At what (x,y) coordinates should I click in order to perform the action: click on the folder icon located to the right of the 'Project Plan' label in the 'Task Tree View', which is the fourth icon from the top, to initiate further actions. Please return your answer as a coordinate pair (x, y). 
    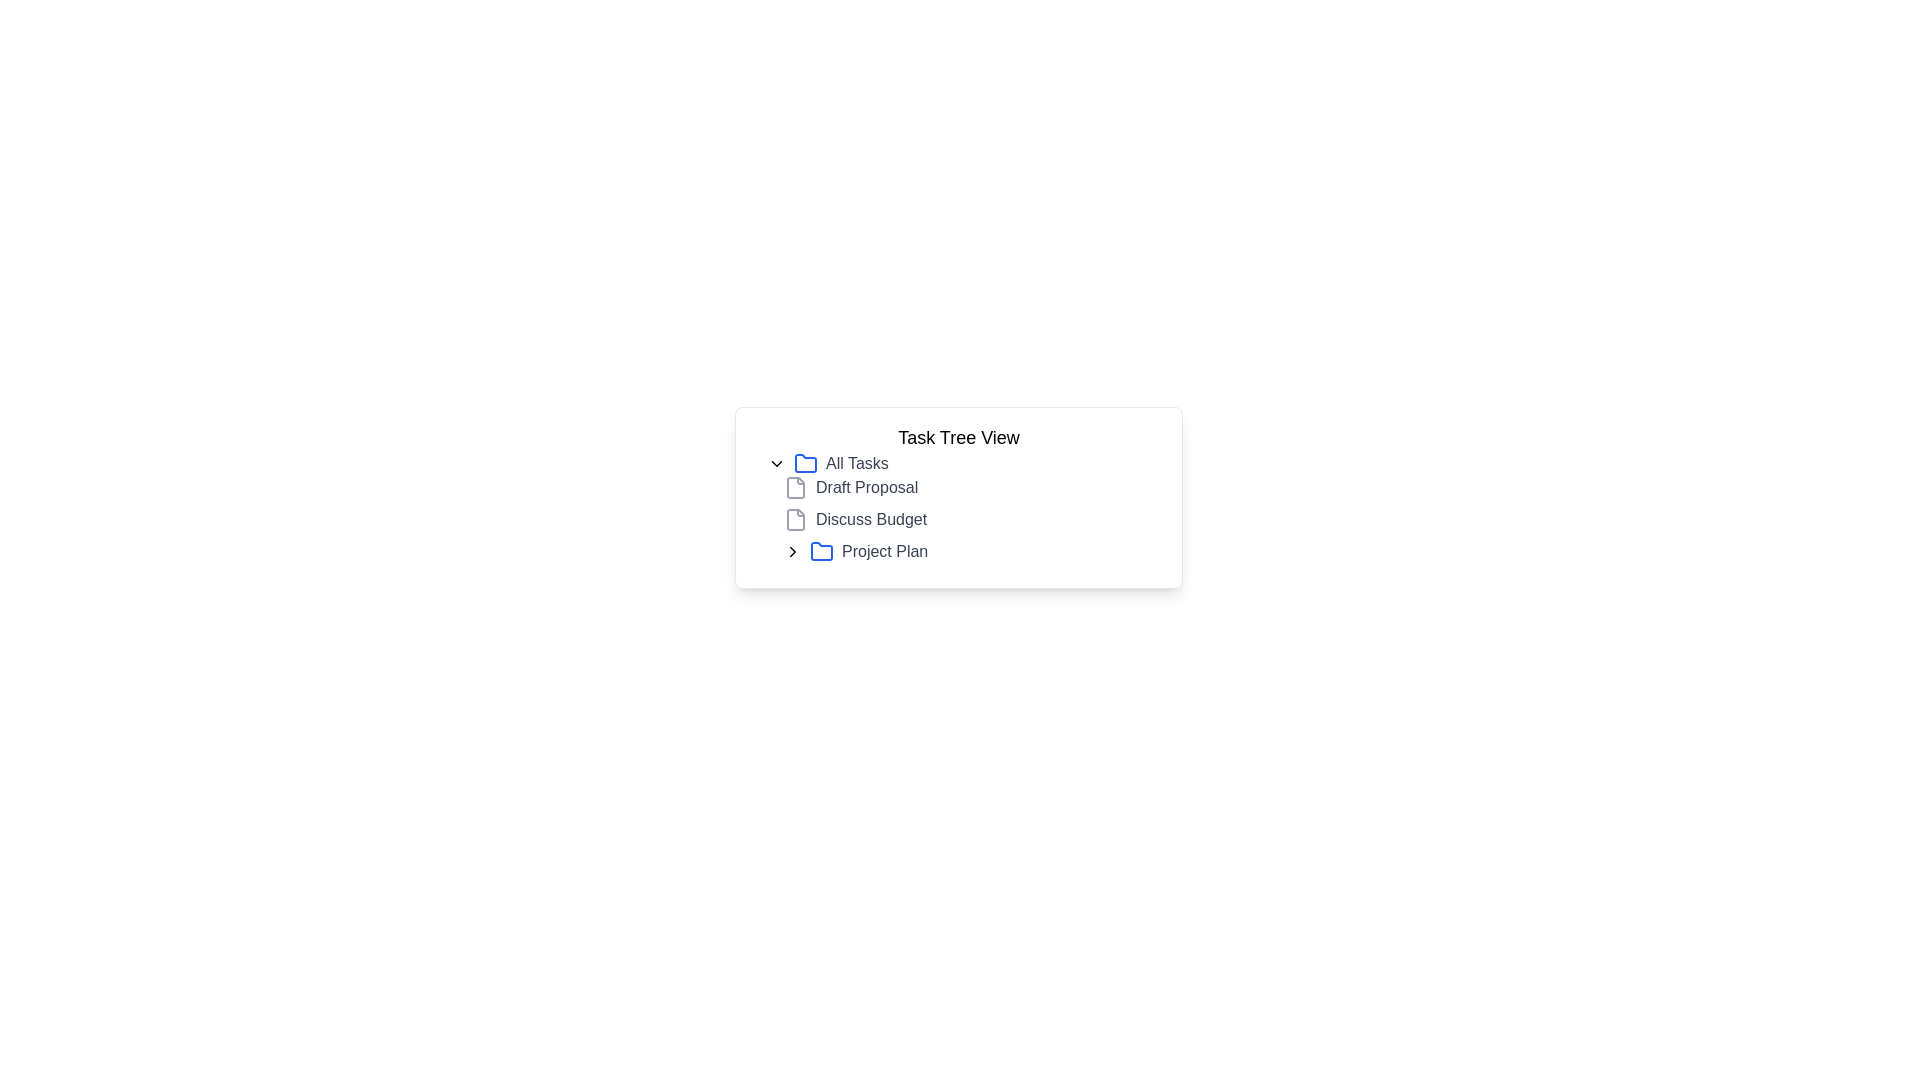
    Looking at the image, I should click on (821, 551).